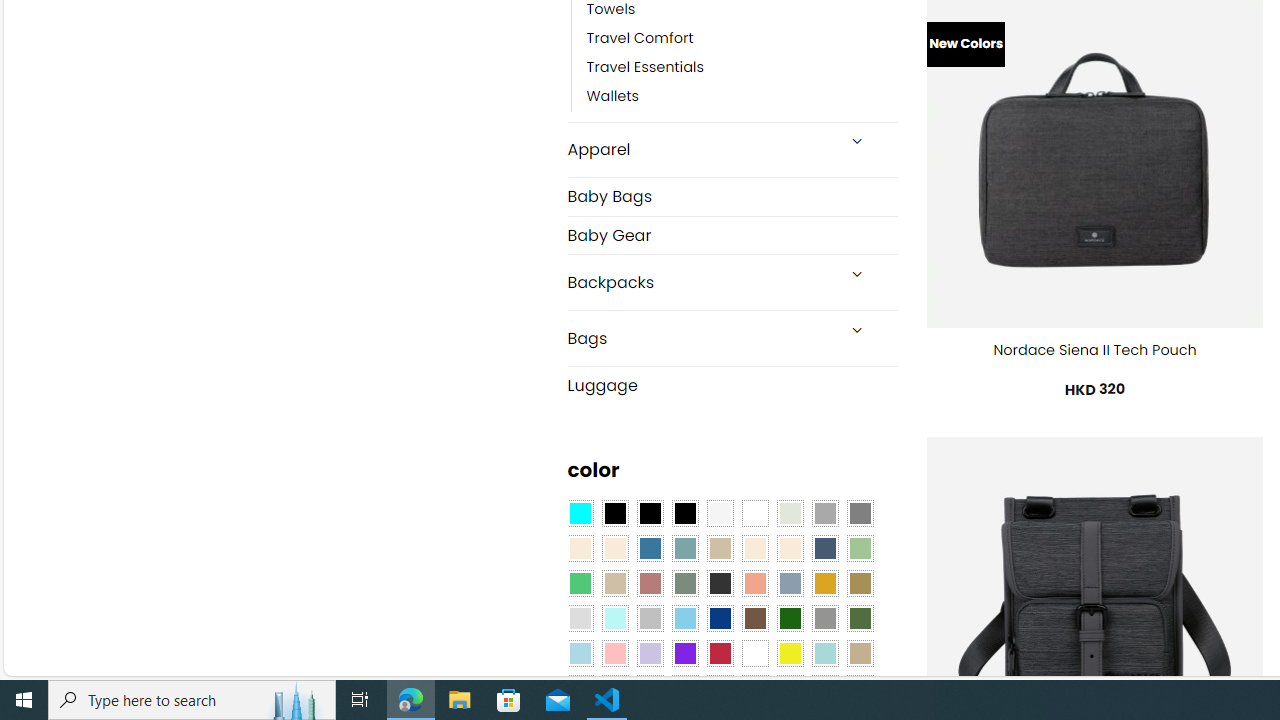 The width and height of the screenshot is (1280, 720). What do you see at coordinates (741, 38) in the screenshot?
I see `'Travel Comfort'` at bounding box center [741, 38].